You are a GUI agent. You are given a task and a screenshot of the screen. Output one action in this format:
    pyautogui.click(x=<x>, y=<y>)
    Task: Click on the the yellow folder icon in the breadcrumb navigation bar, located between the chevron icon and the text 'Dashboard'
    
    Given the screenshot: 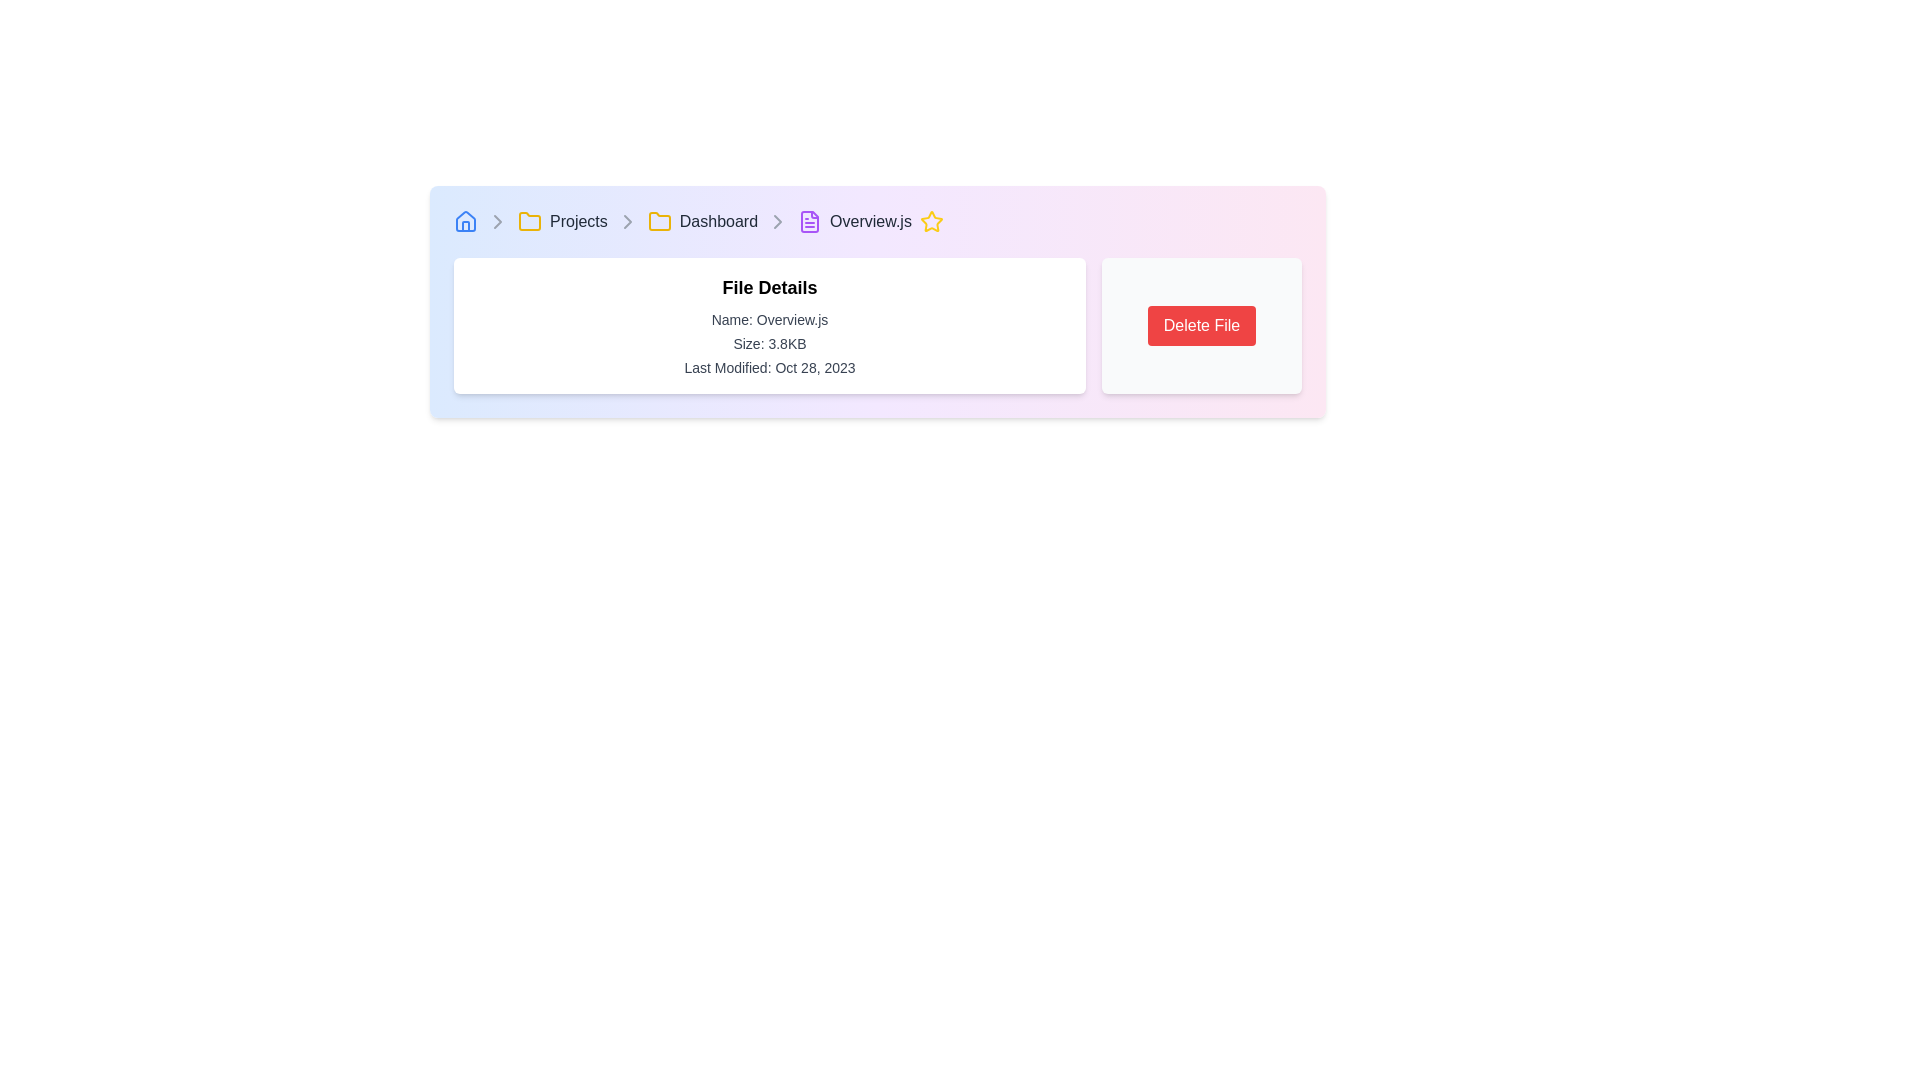 What is the action you would take?
    pyautogui.click(x=529, y=222)
    